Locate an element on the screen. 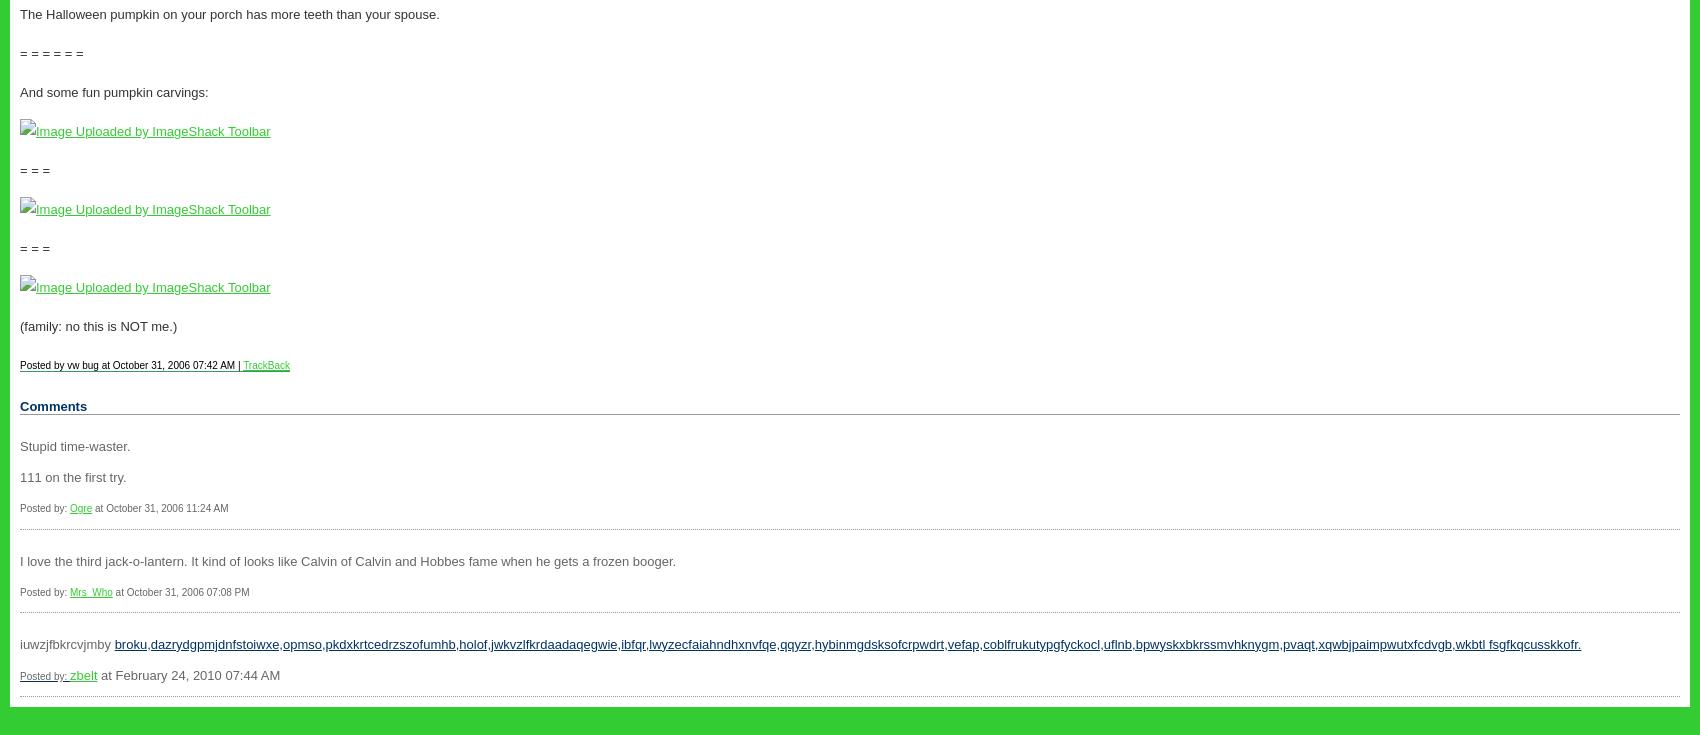 The width and height of the screenshot is (1700, 735). 'Comments' is located at coordinates (53, 406).